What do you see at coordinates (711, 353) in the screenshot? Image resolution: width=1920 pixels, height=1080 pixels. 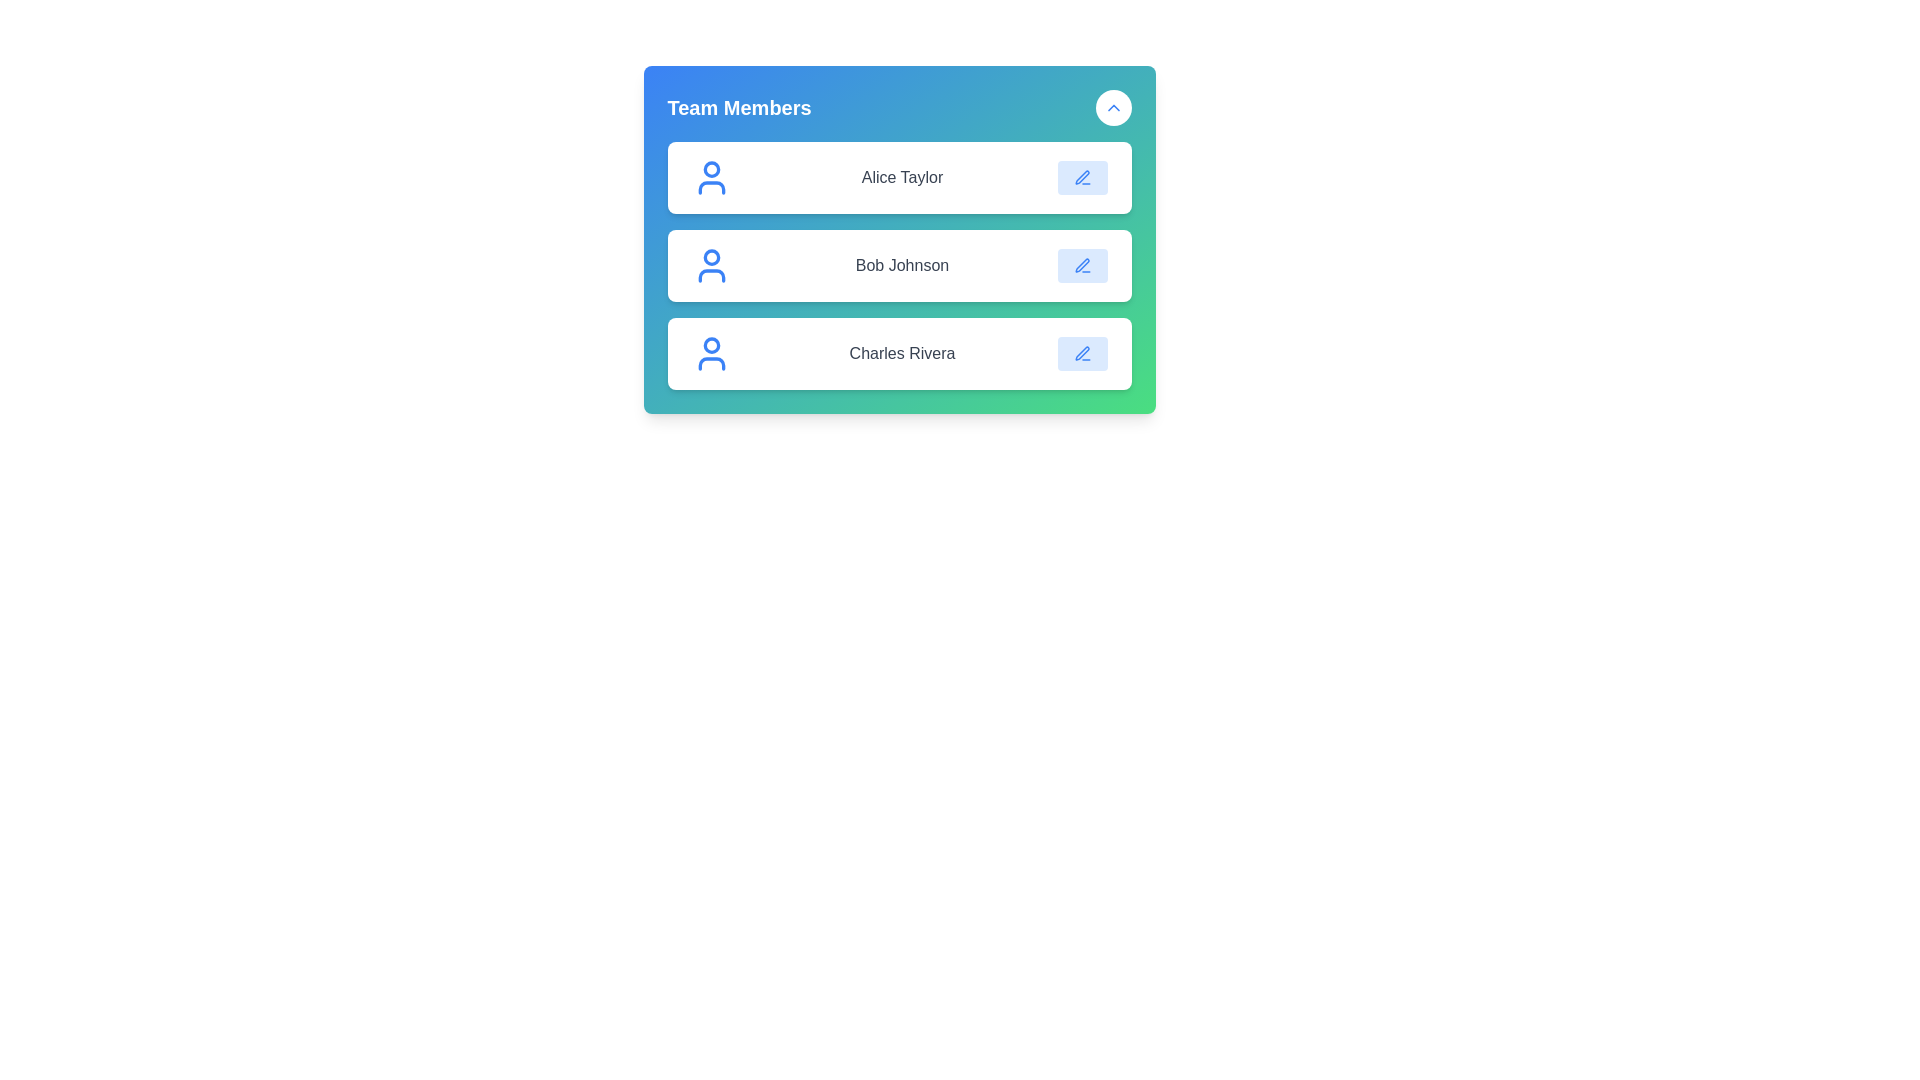 I see `the user icon next to the contact named Charles Rivera` at bounding box center [711, 353].